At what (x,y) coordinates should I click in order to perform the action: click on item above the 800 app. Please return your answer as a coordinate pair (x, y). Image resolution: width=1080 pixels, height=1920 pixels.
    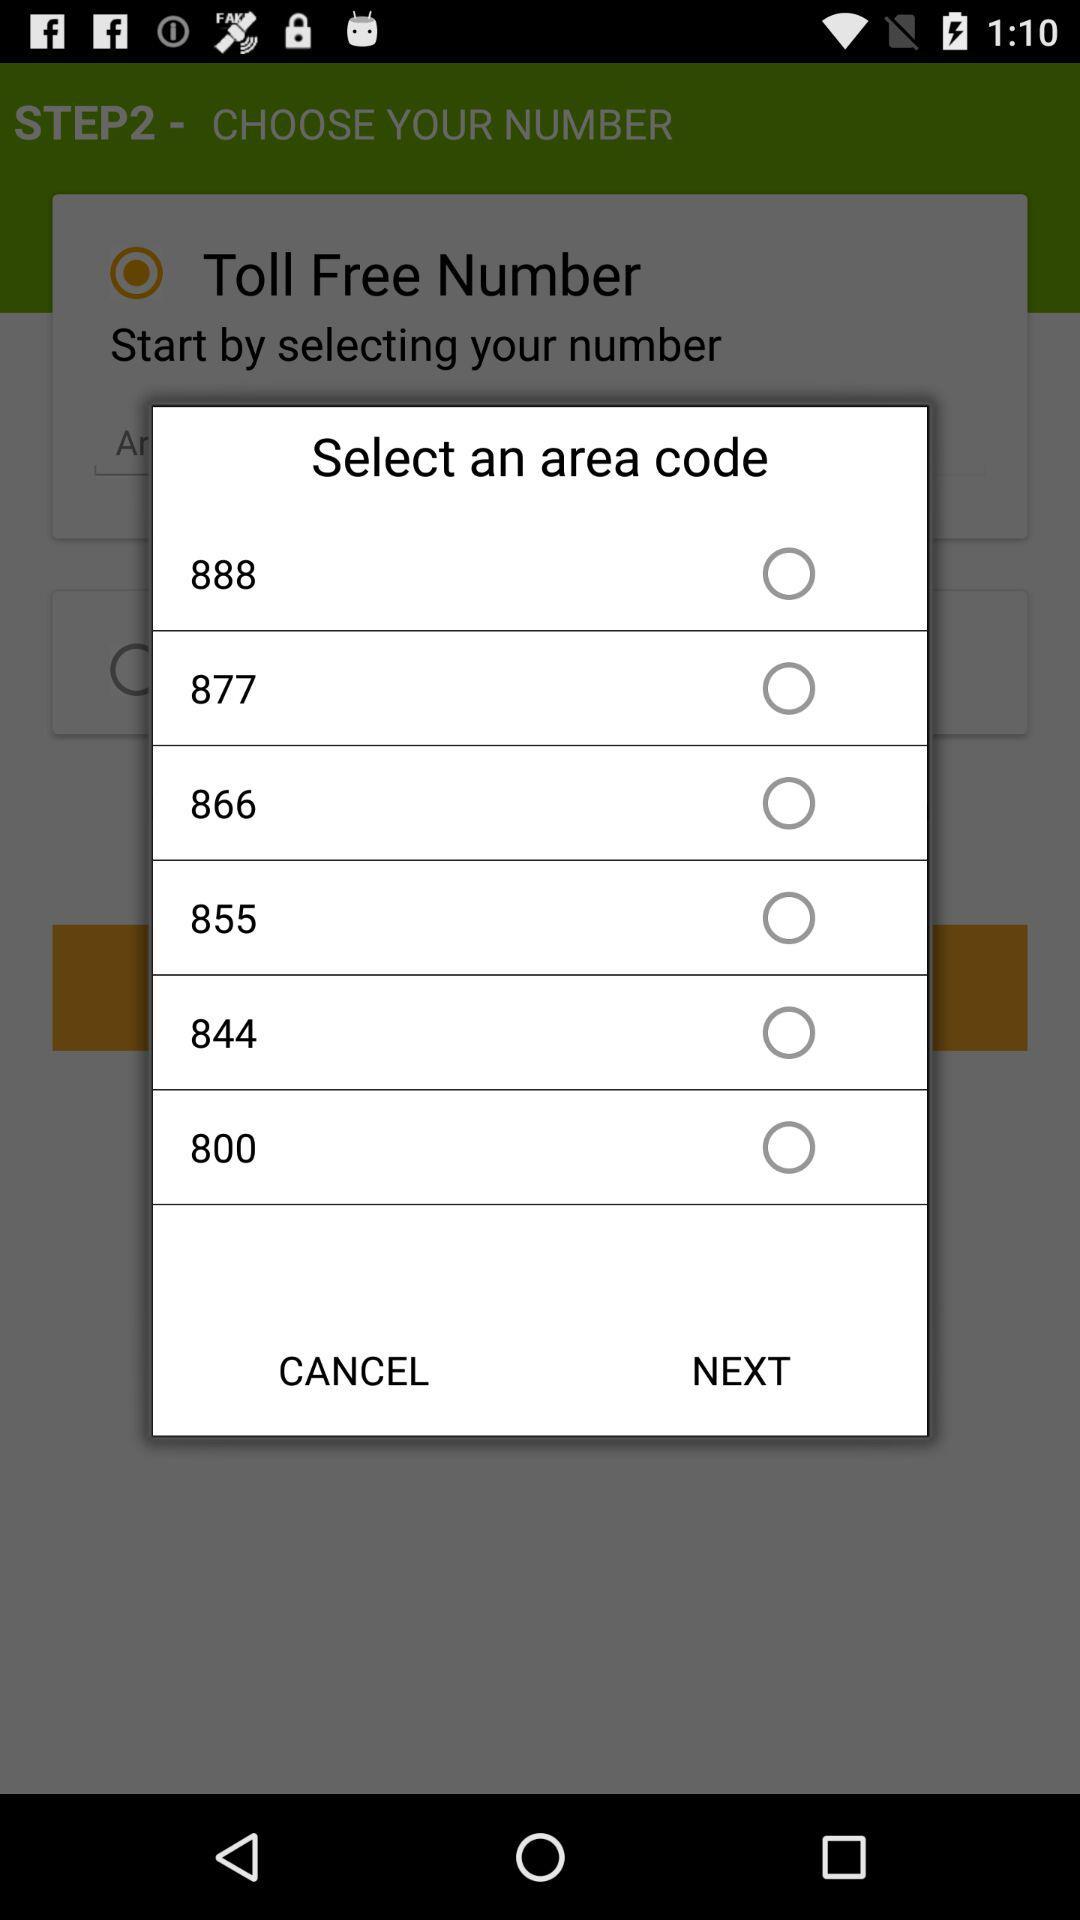
    Looking at the image, I should click on (424, 1032).